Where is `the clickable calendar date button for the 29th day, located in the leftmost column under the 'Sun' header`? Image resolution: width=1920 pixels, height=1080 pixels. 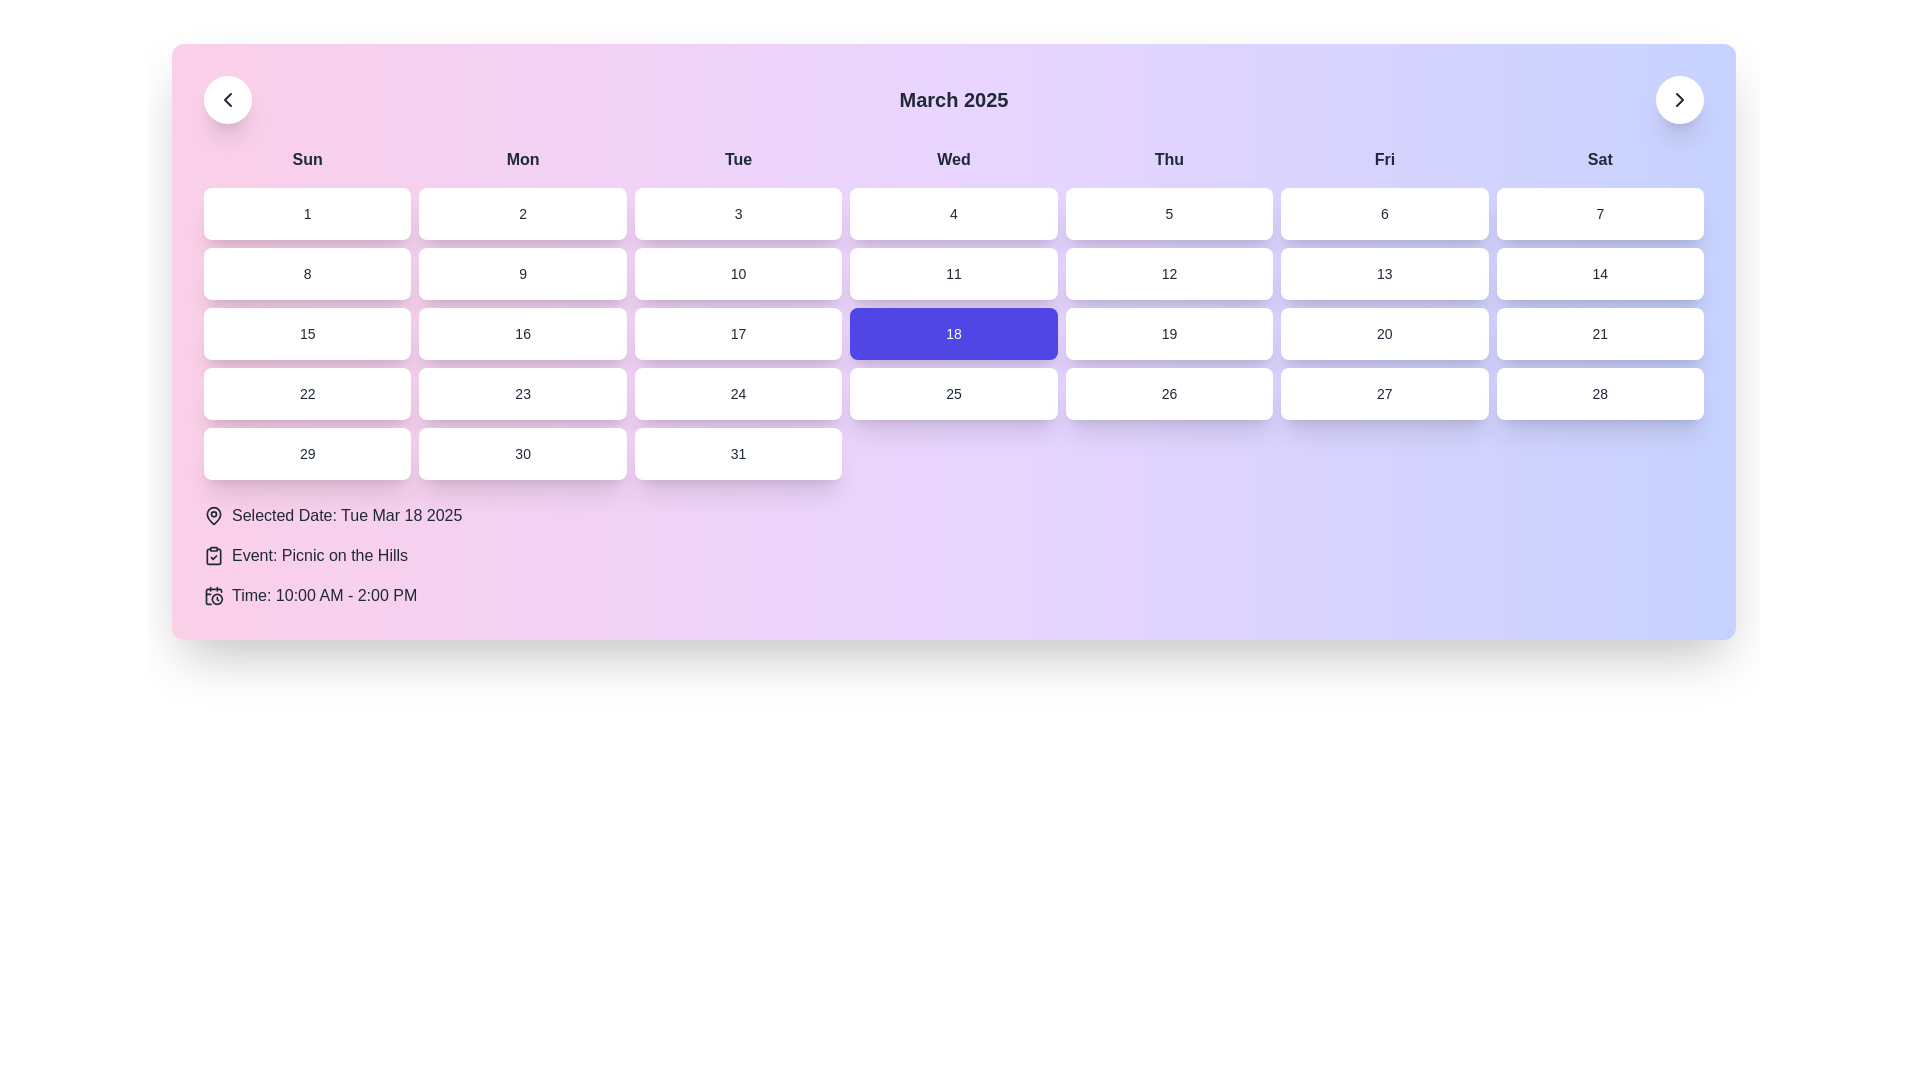 the clickable calendar date button for the 29th day, located in the leftmost column under the 'Sun' header is located at coordinates (306, 454).